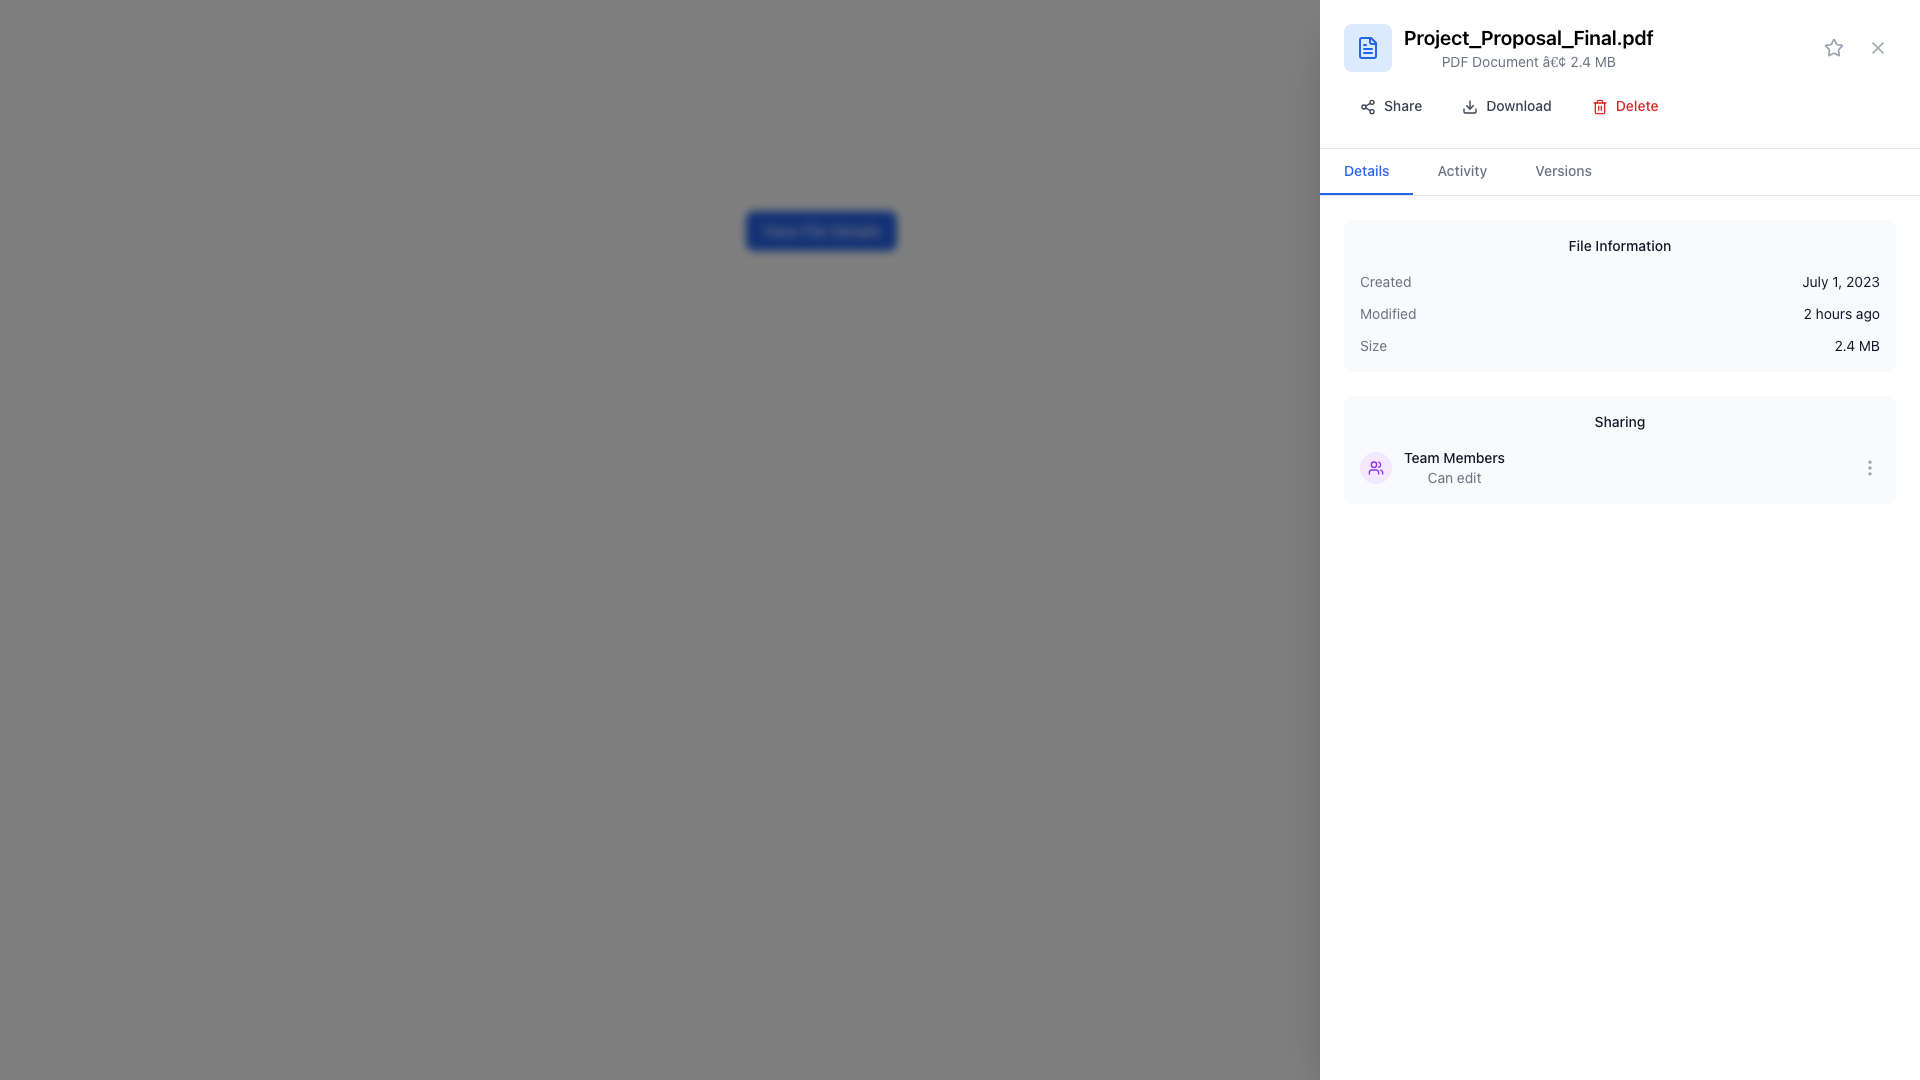  Describe the element at coordinates (1462, 171) in the screenshot. I see `the 'Activity' button, which is the second tab in the horizontal navigation bar at the top-right section of the interface, positioned between 'Details' and 'Versions'` at that location.